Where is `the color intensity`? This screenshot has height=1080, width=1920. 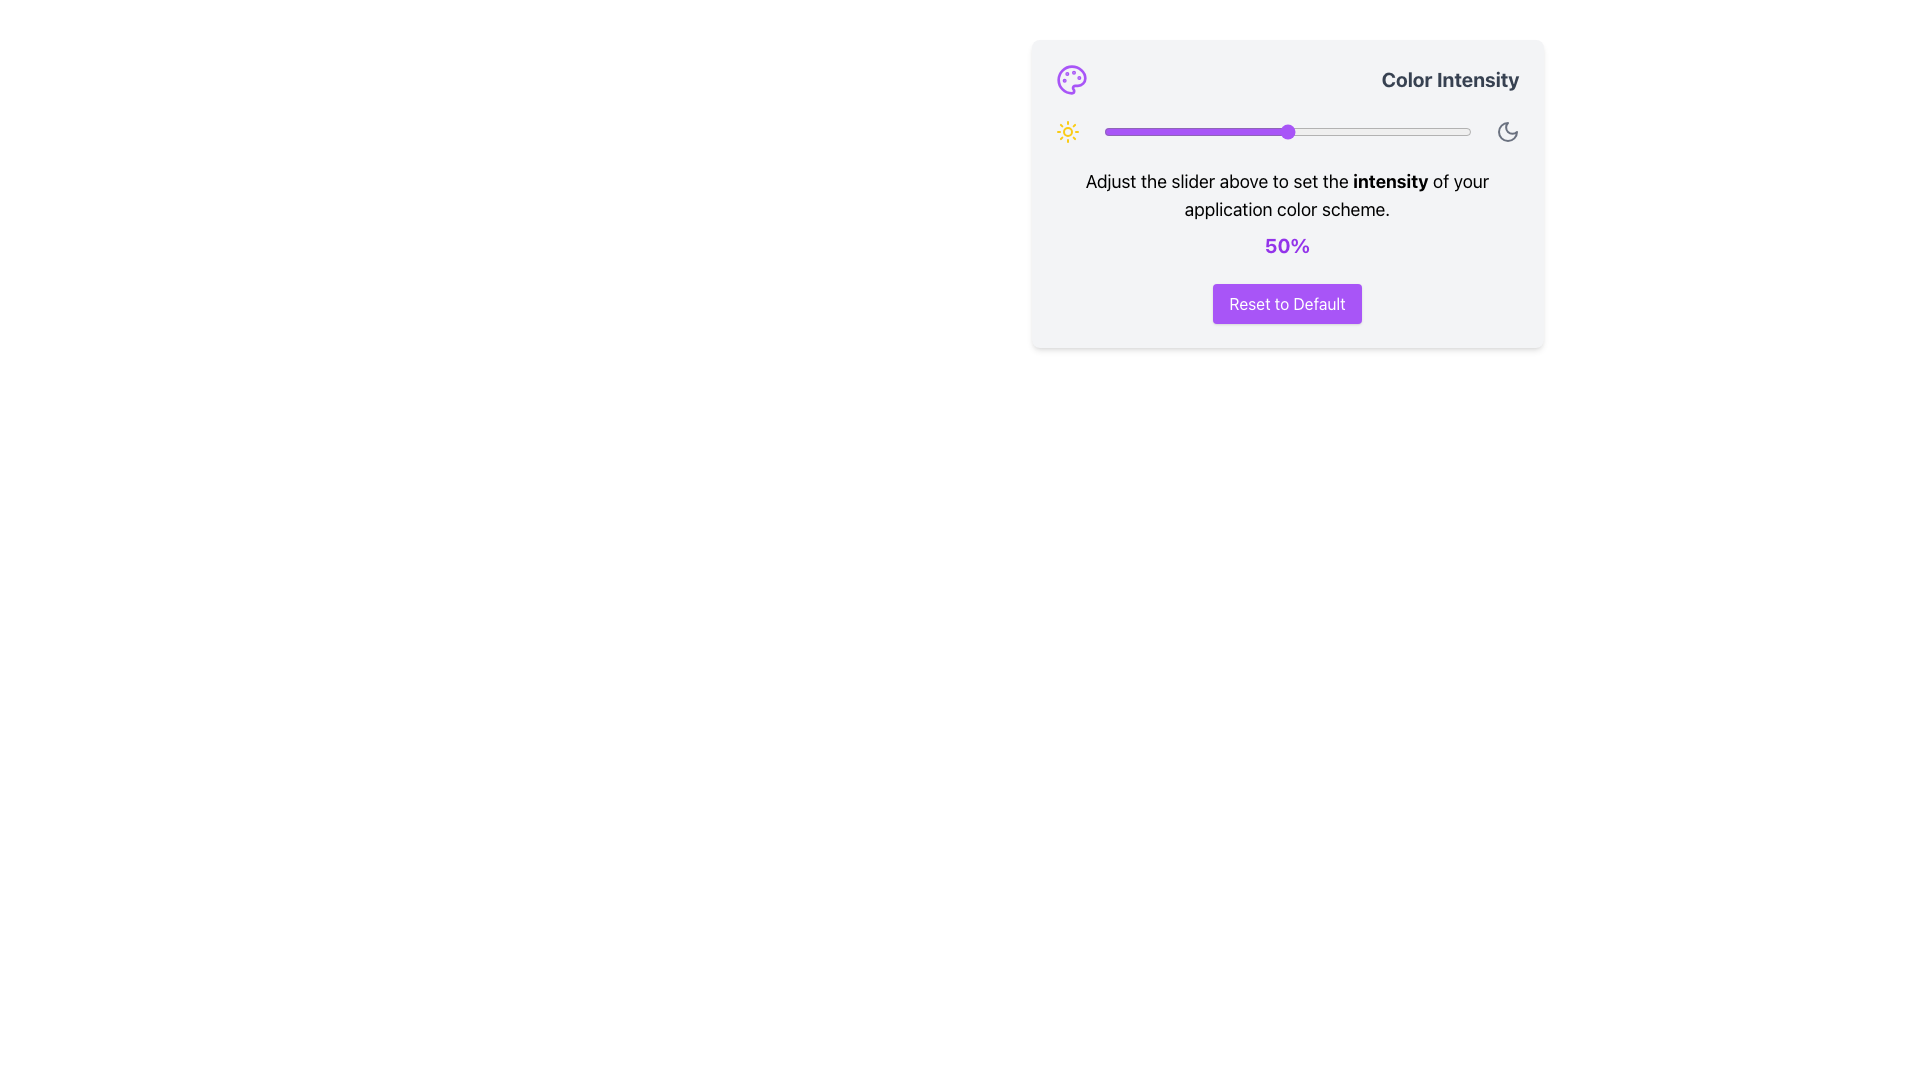
the color intensity is located at coordinates (1220, 131).